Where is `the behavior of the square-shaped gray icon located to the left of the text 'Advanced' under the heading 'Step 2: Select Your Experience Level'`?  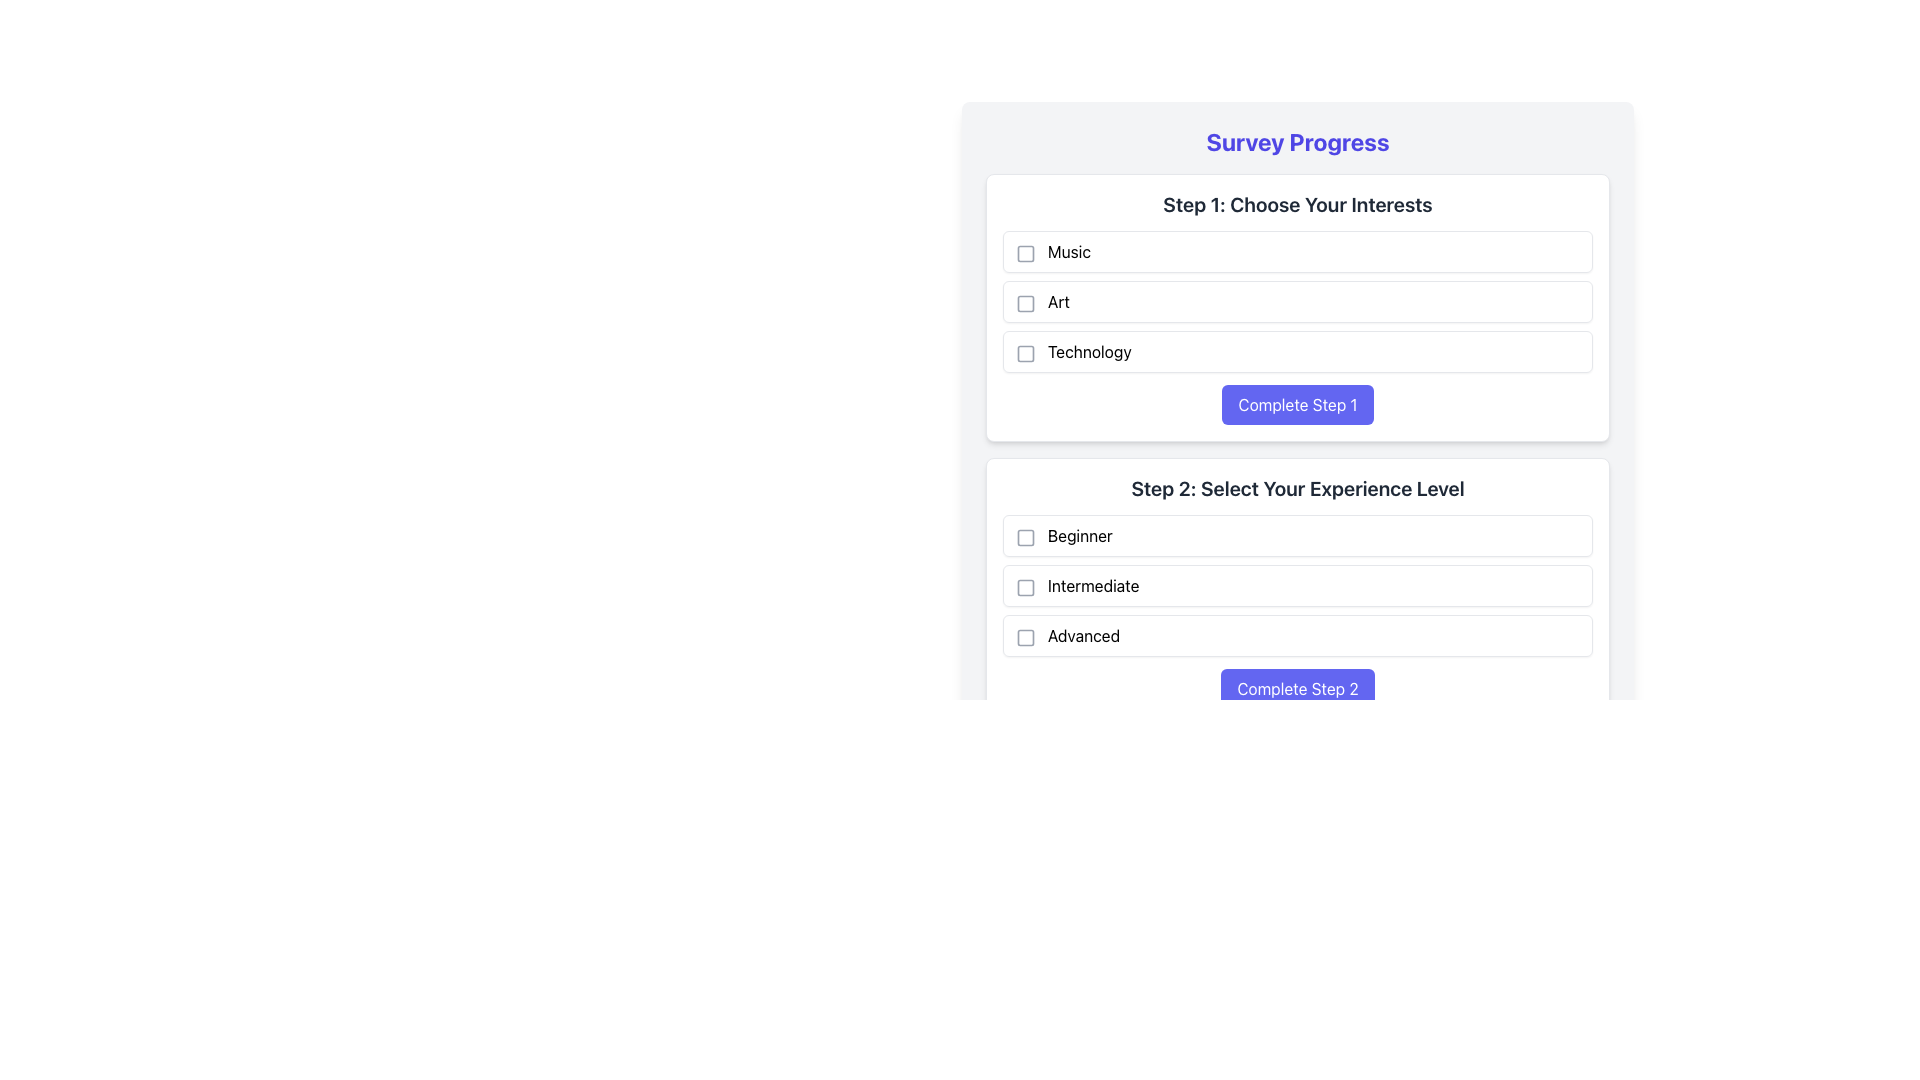 the behavior of the square-shaped gray icon located to the left of the text 'Advanced' under the heading 'Step 2: Select Your Experience Level' is located at coordinates (1026, 636).